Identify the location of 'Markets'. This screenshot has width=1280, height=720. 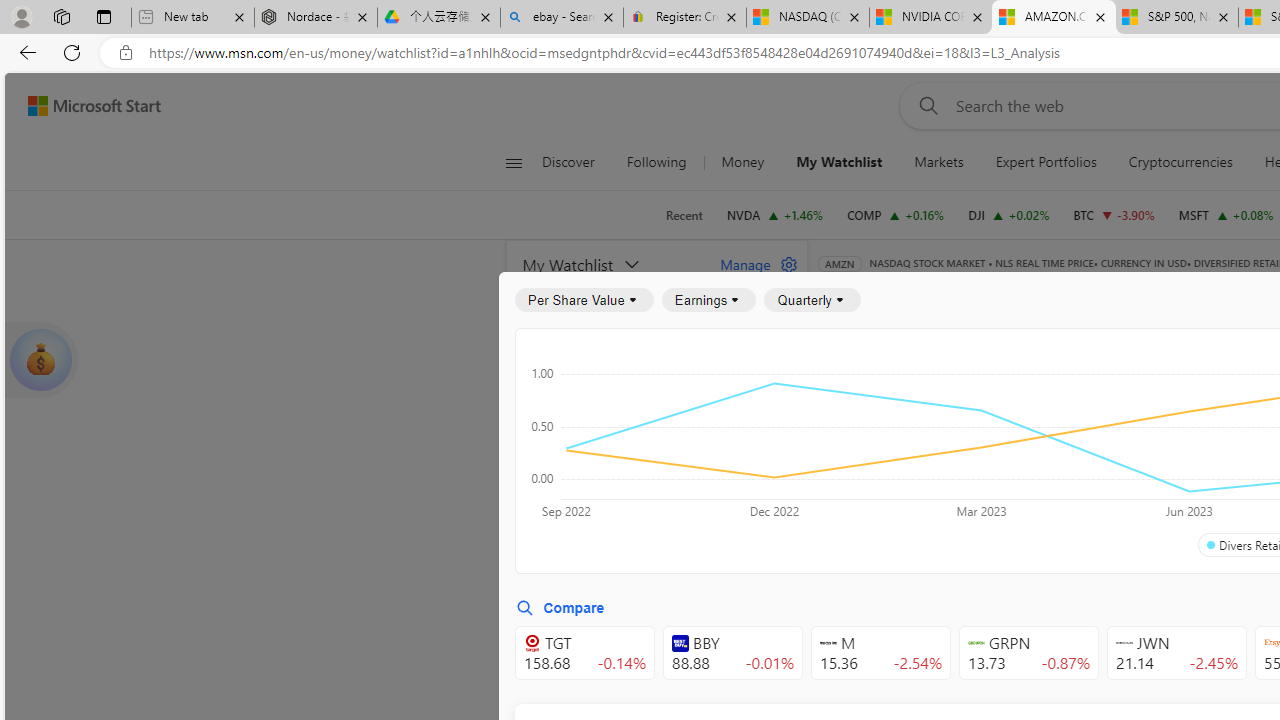
(937, 162).